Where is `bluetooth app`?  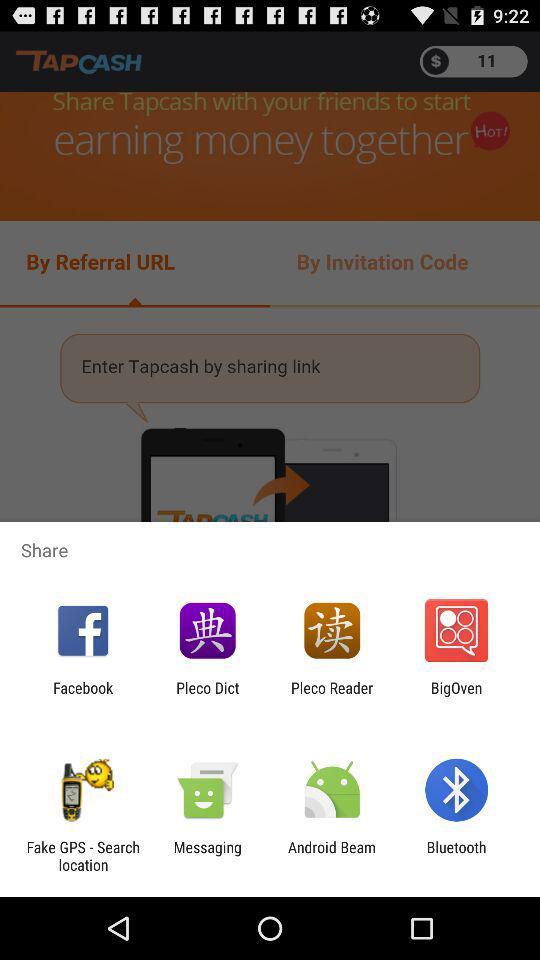 bluetooth app is located at coordinates (456, 855).